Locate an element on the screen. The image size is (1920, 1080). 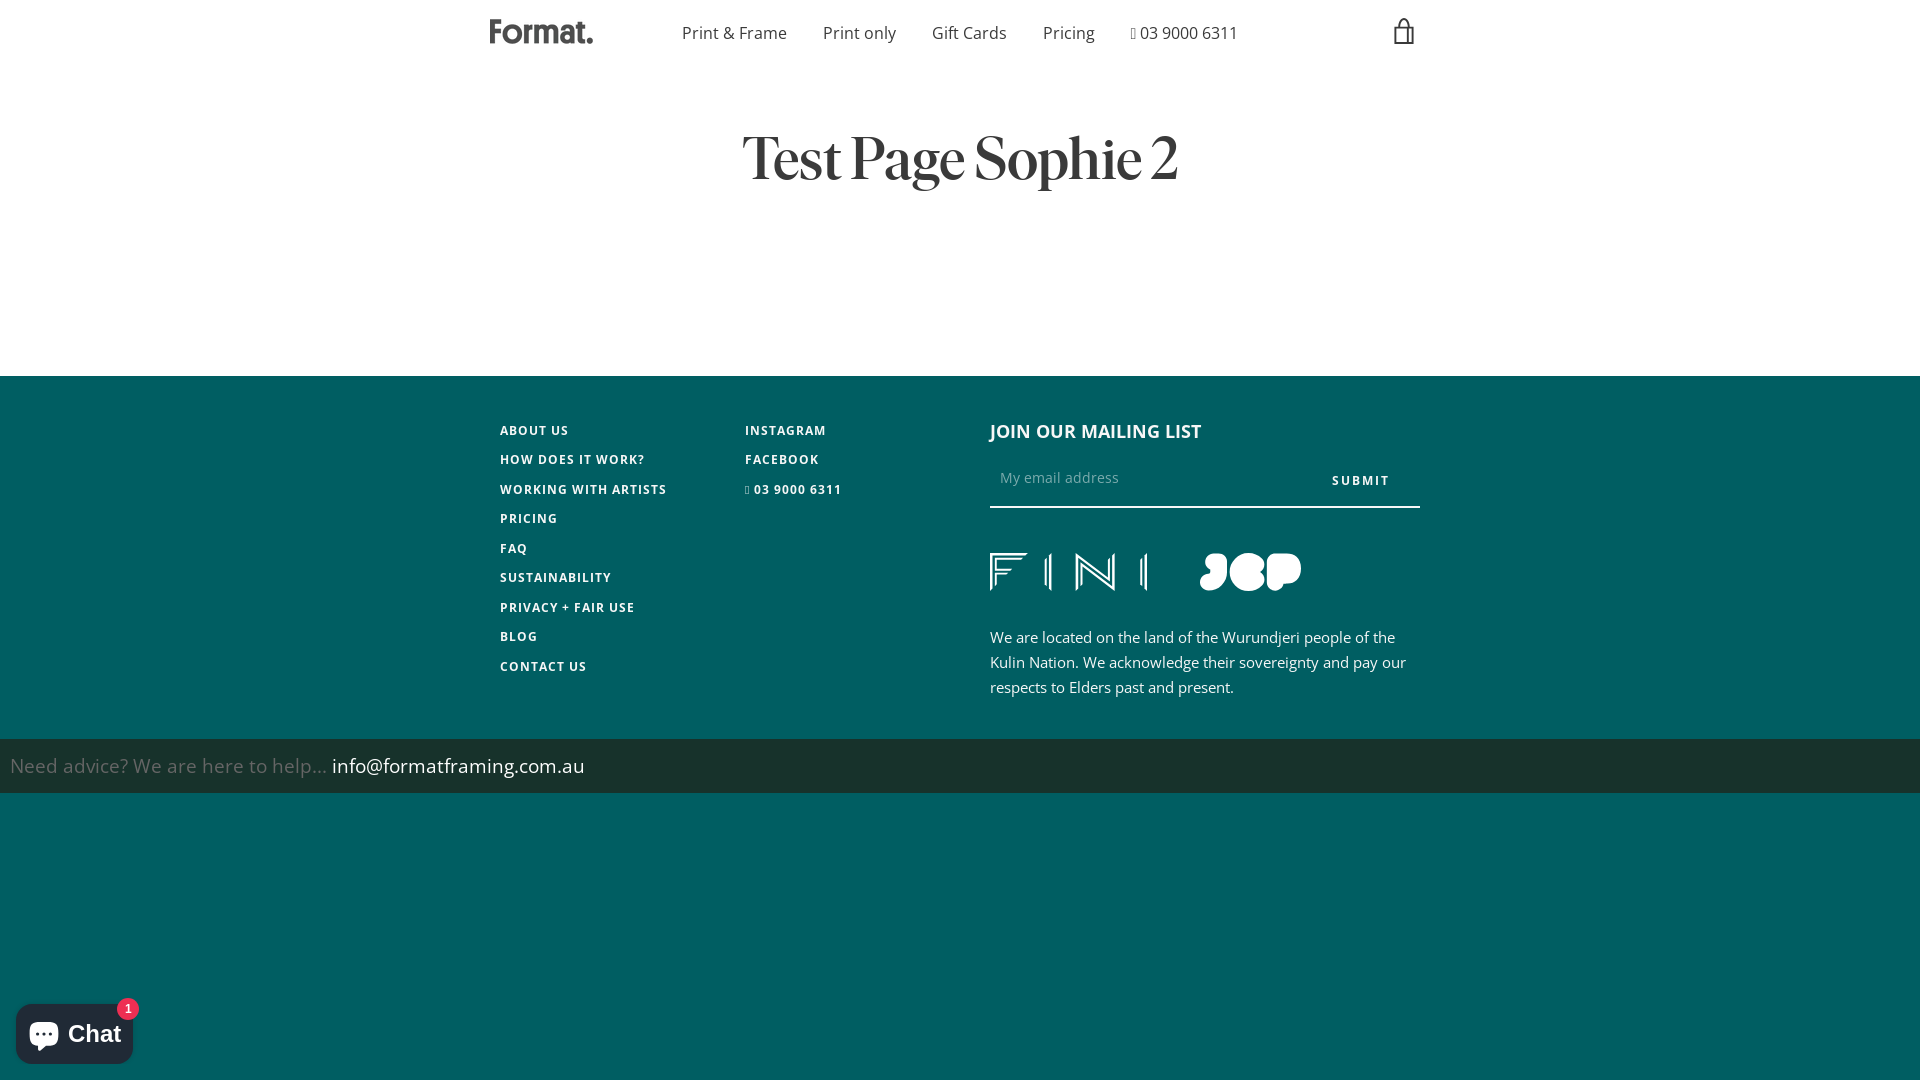
'PRICING' is located at coordinates (528, 517).